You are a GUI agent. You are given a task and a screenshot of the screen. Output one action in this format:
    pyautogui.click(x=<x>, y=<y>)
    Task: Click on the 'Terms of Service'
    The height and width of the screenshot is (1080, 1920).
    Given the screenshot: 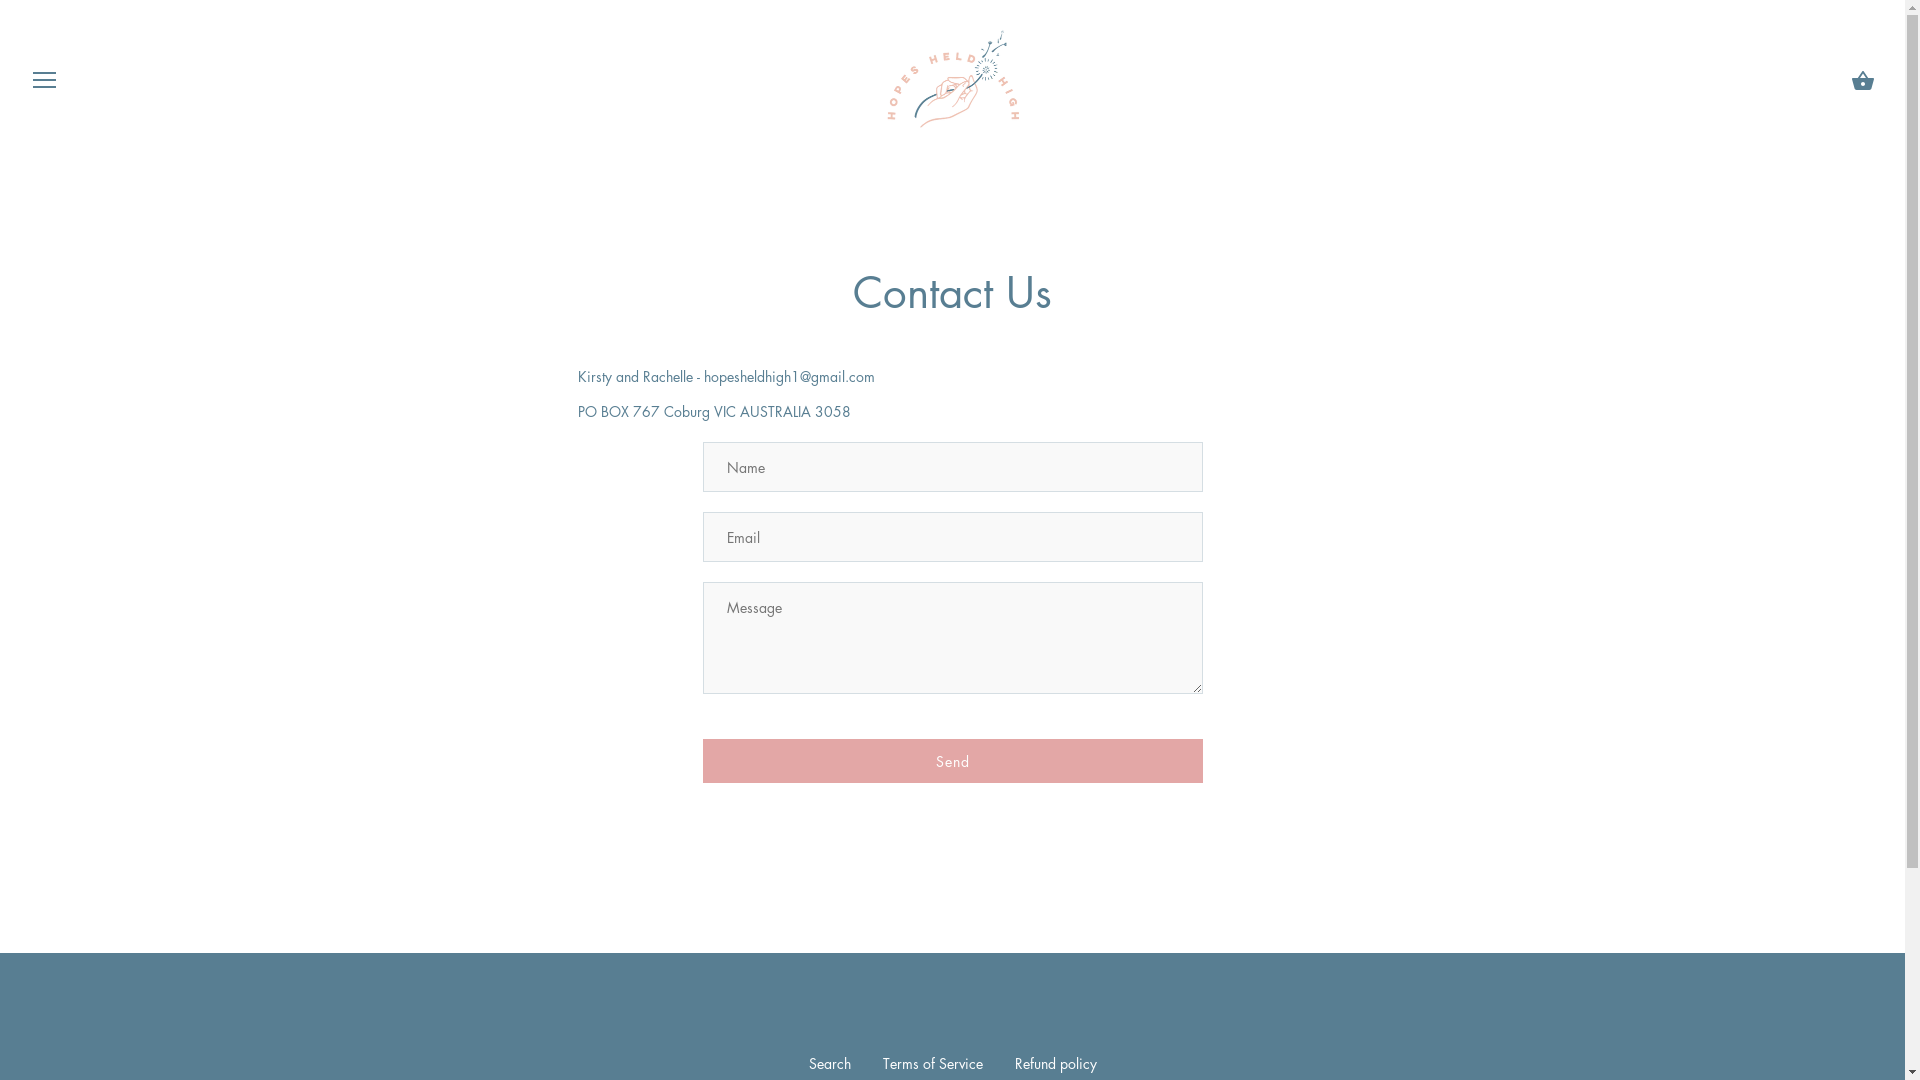 What is the action you would take?
    pyautogui.click(x=881, y=1062)
    